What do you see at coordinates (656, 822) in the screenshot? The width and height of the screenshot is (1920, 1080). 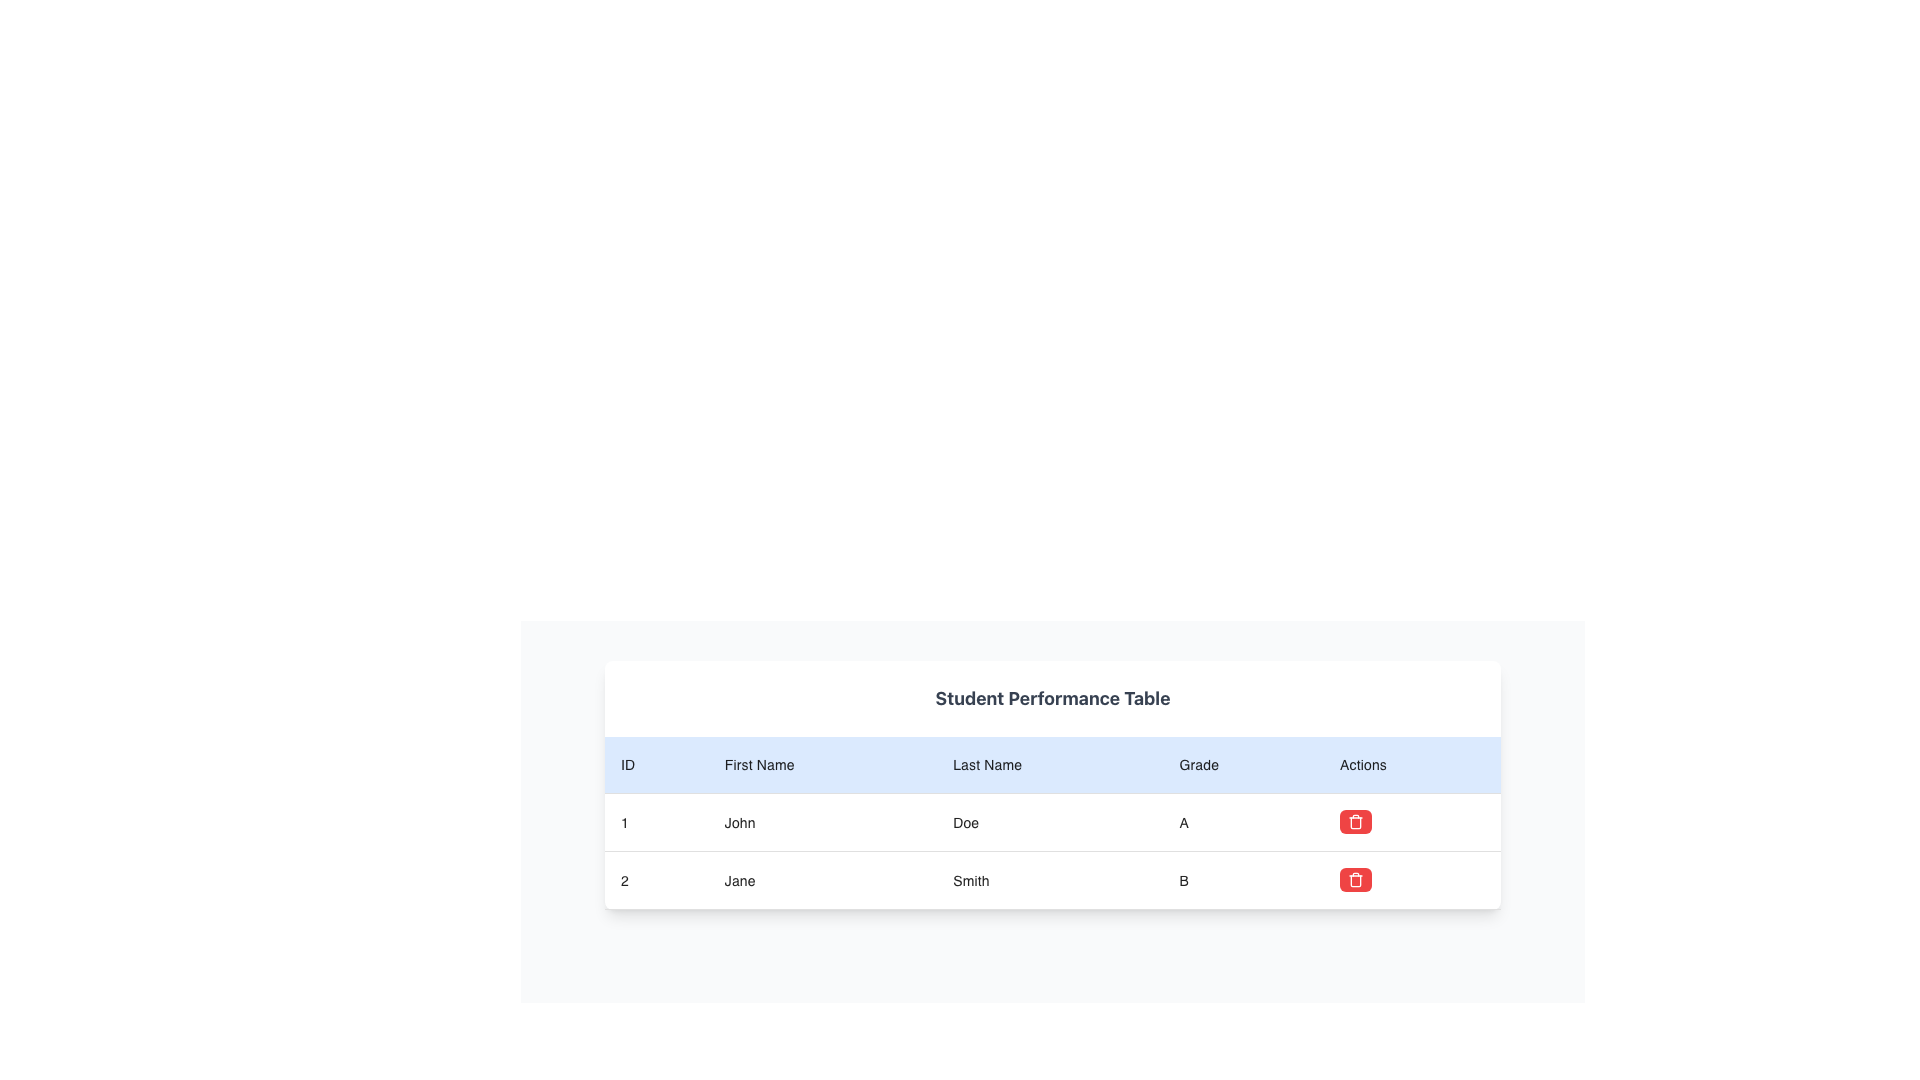 I see `value of the first table cell displaying the student ID for 'John Doe A' in the first data row of the table` at bounding box center [656, 822].